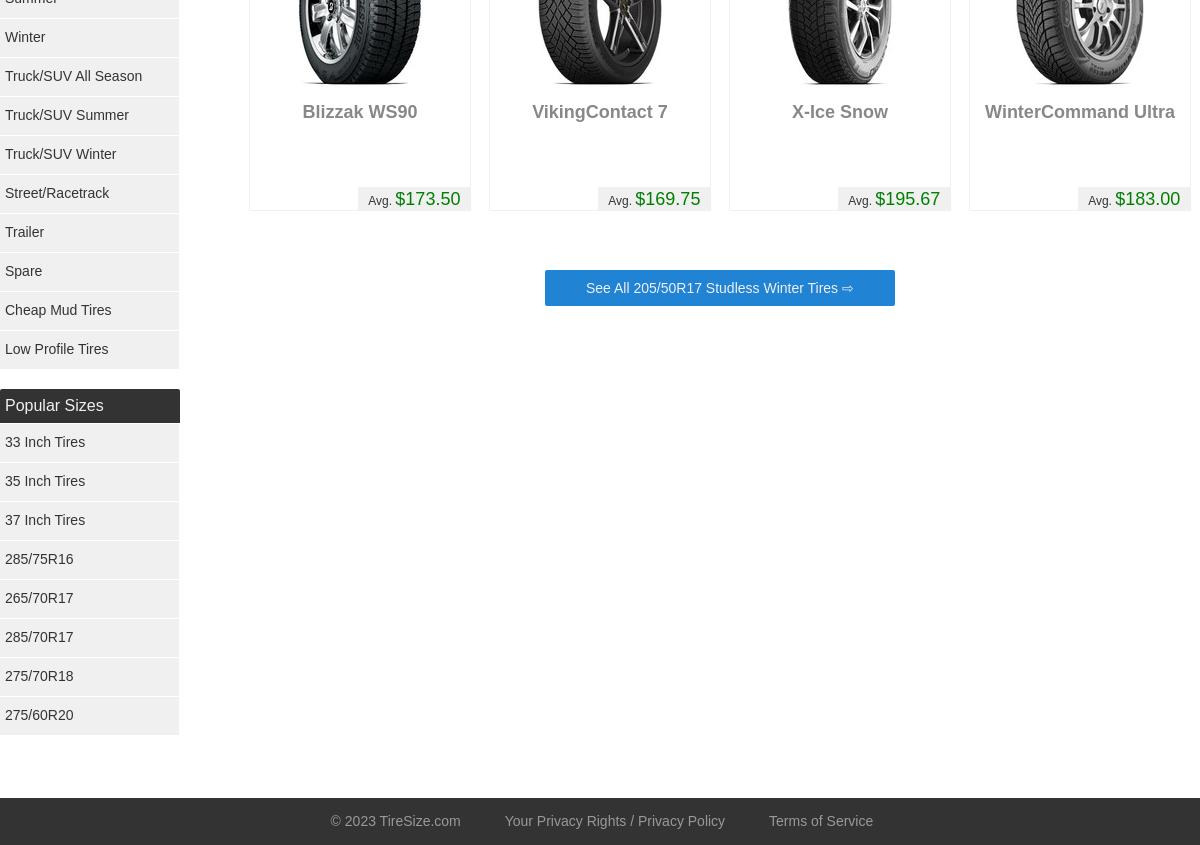 This screenshot has width=1200, height=845. I want to click on 'Your Privacy Rights / Privacy Policy', so click(614, 821).